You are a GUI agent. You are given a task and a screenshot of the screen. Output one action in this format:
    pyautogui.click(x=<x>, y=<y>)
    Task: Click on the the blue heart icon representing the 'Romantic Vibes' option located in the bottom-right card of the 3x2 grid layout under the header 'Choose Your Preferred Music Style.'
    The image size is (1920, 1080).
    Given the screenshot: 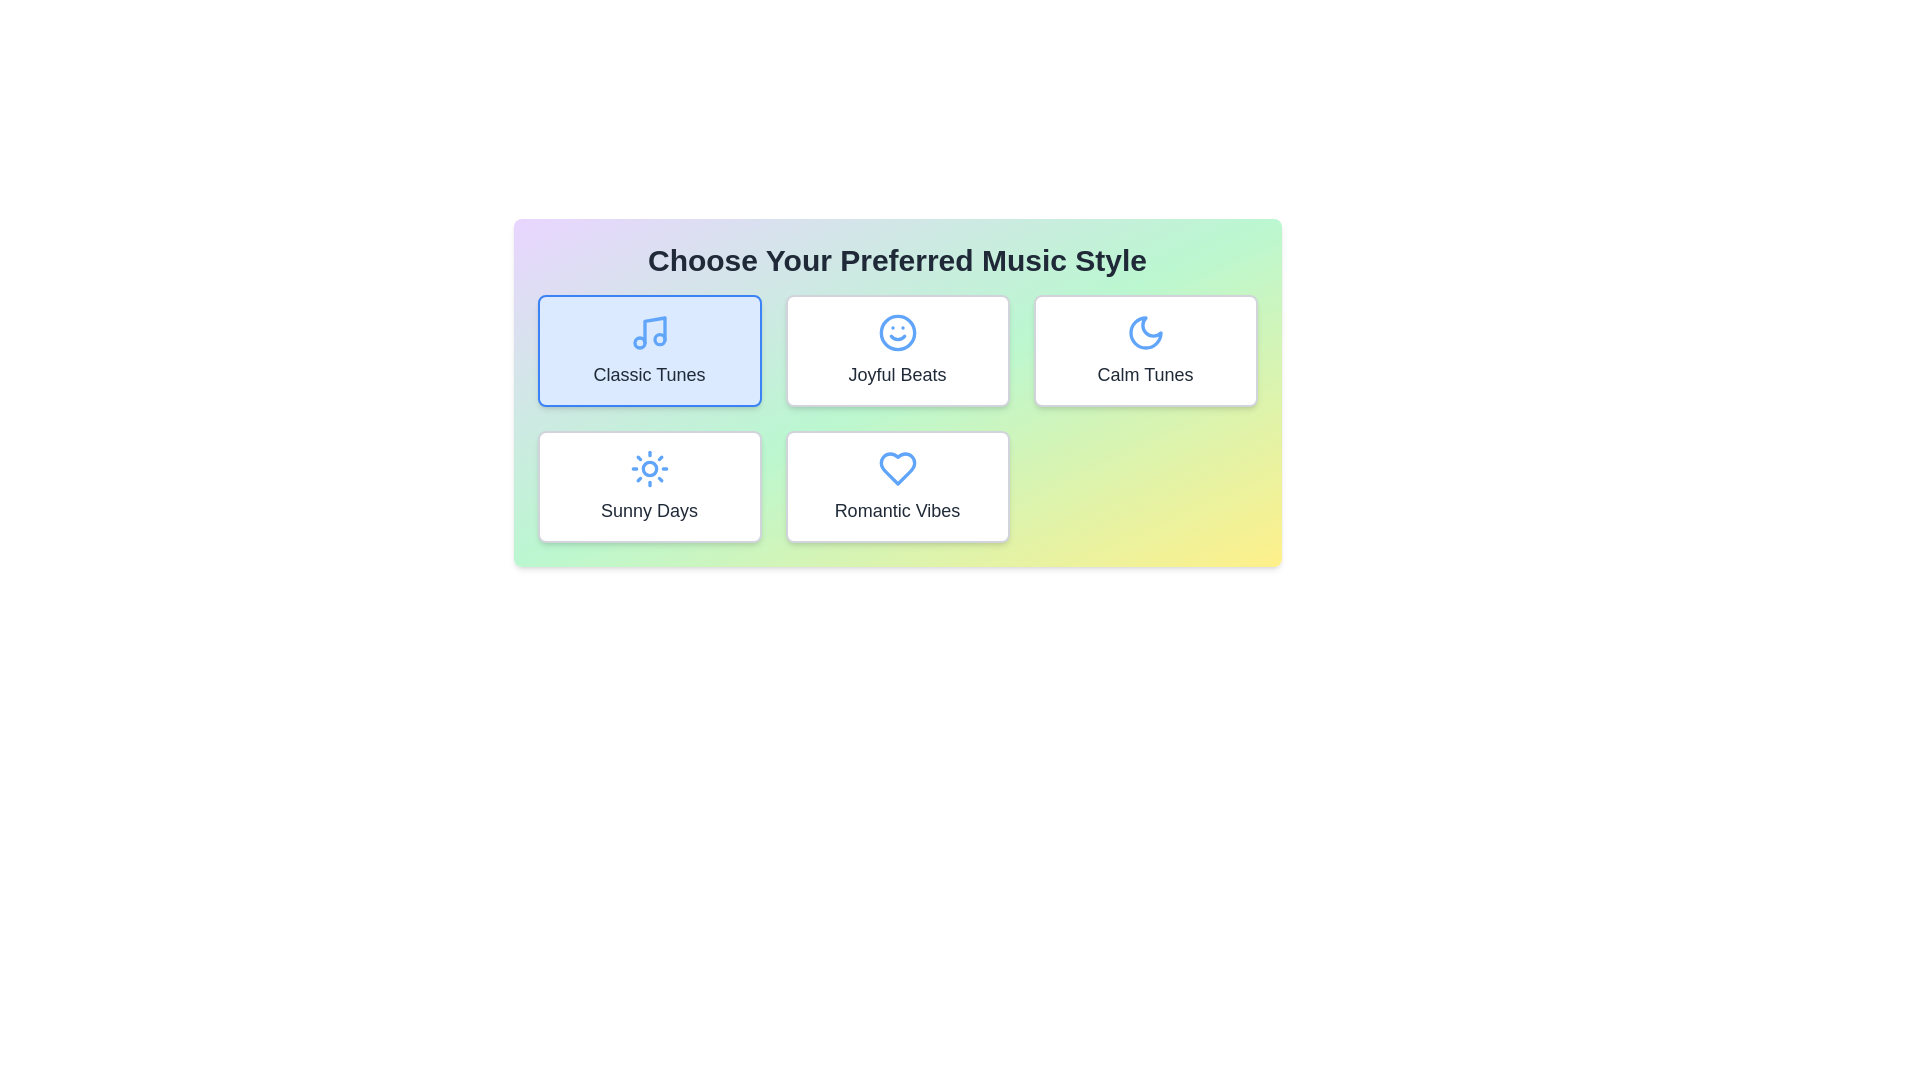 What is the action you would take?
    pyautogui.click(x=896, y=469)
    